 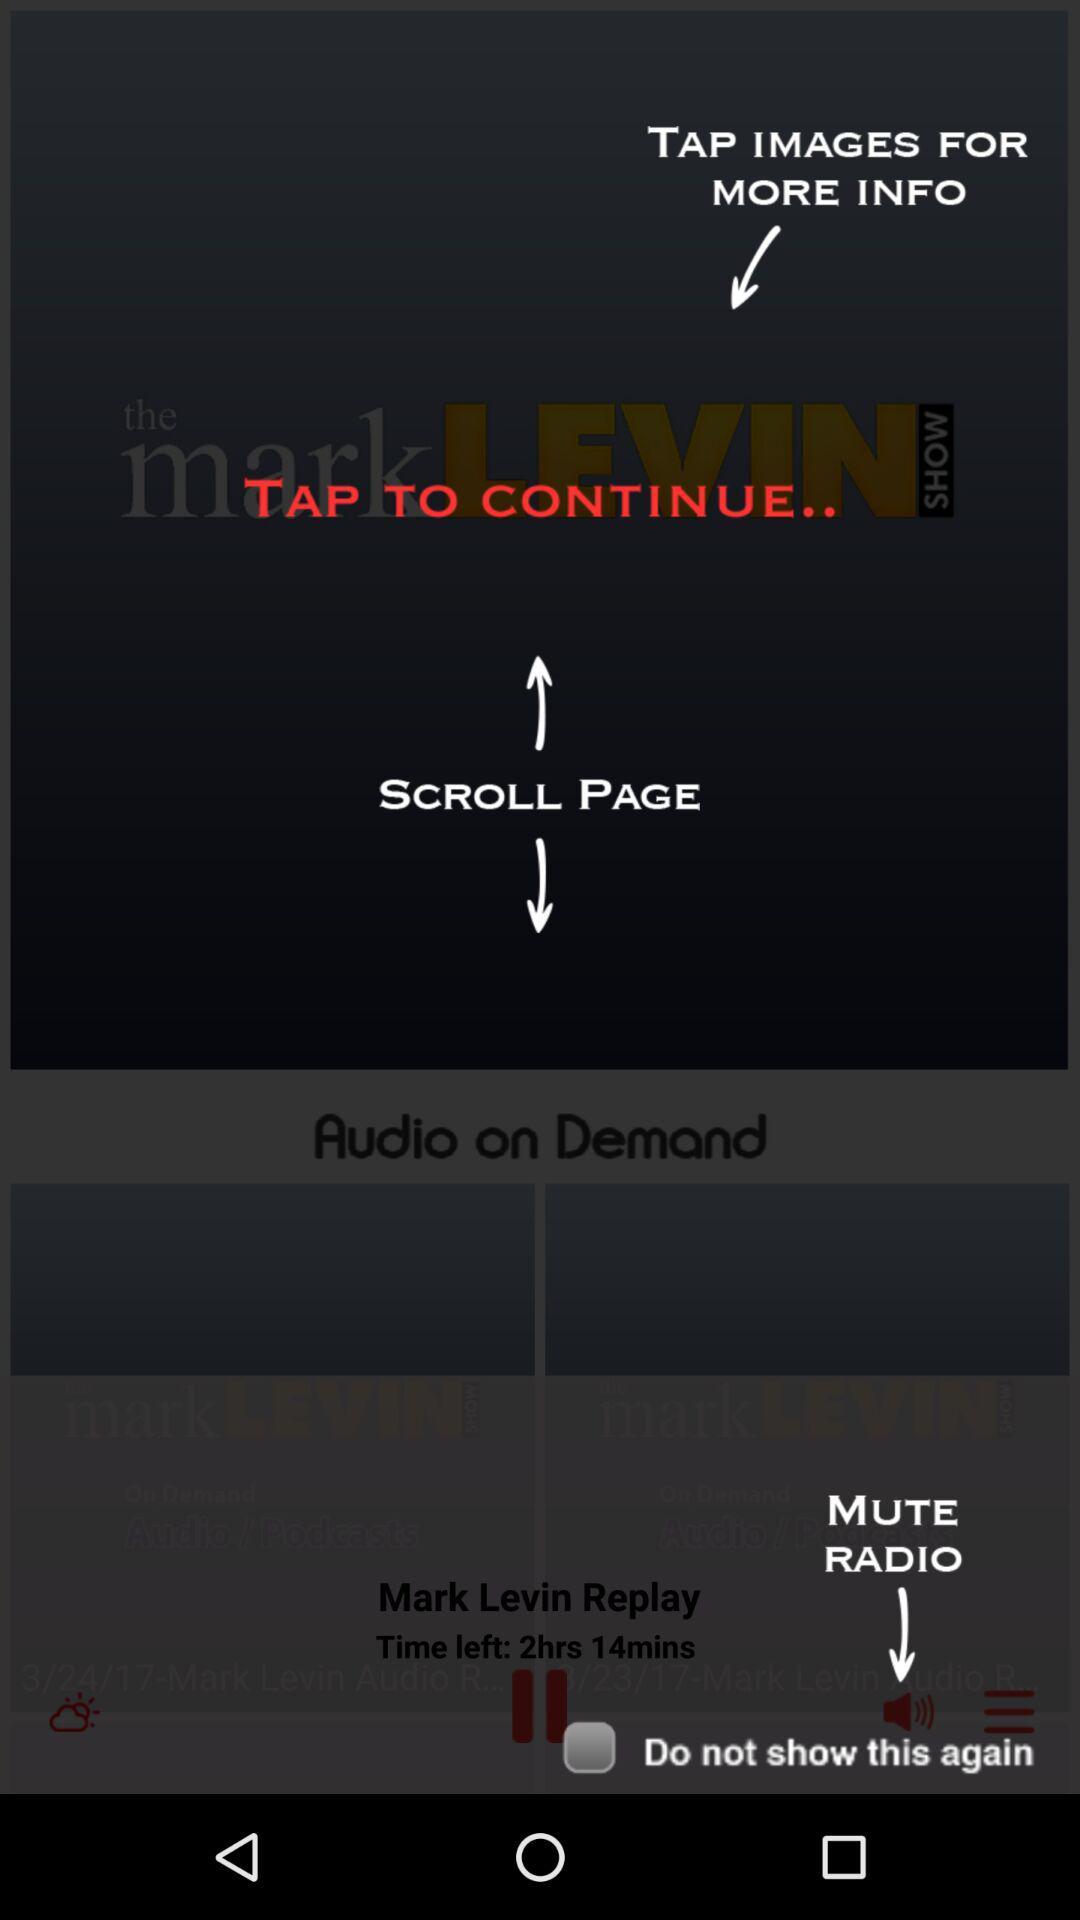 I want to click on the weather icon, so click(x=73, y=1832).